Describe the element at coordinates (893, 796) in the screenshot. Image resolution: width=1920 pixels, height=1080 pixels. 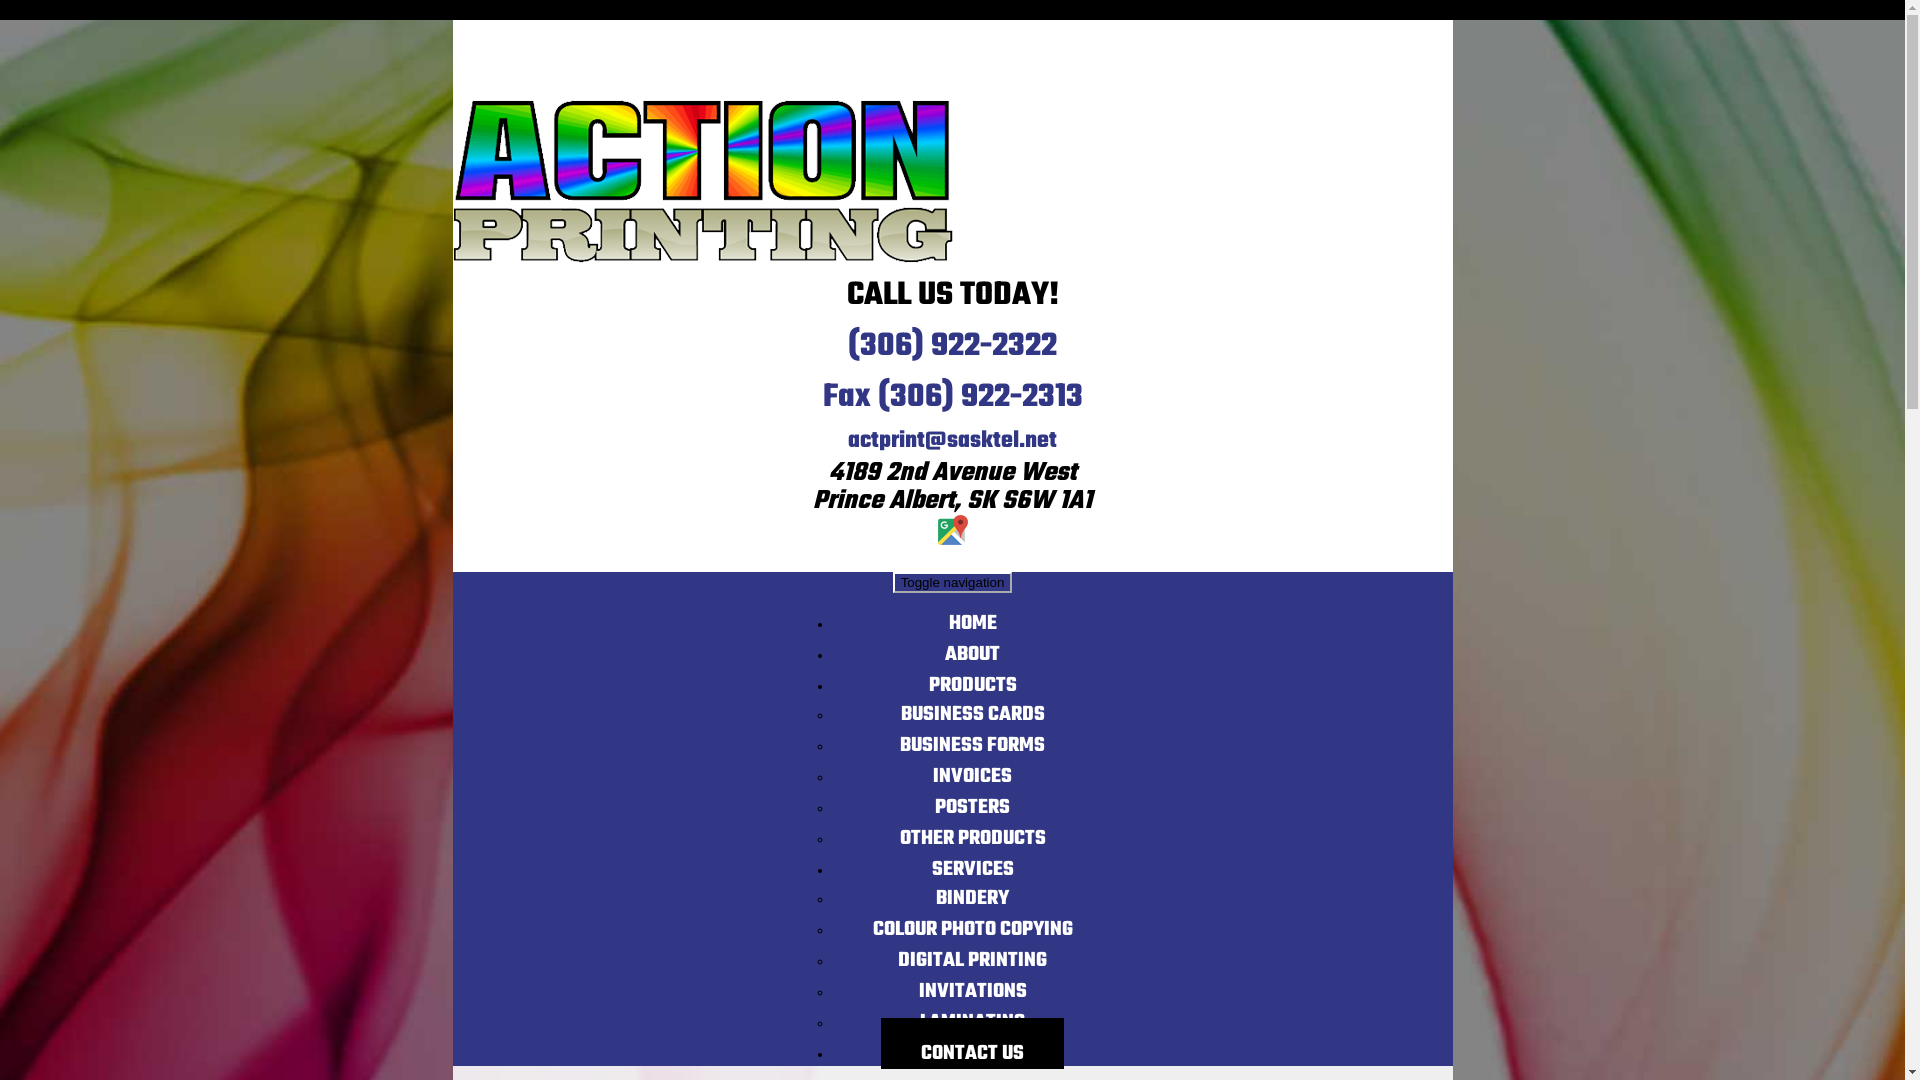
I see `'POSTERS'` at that location.